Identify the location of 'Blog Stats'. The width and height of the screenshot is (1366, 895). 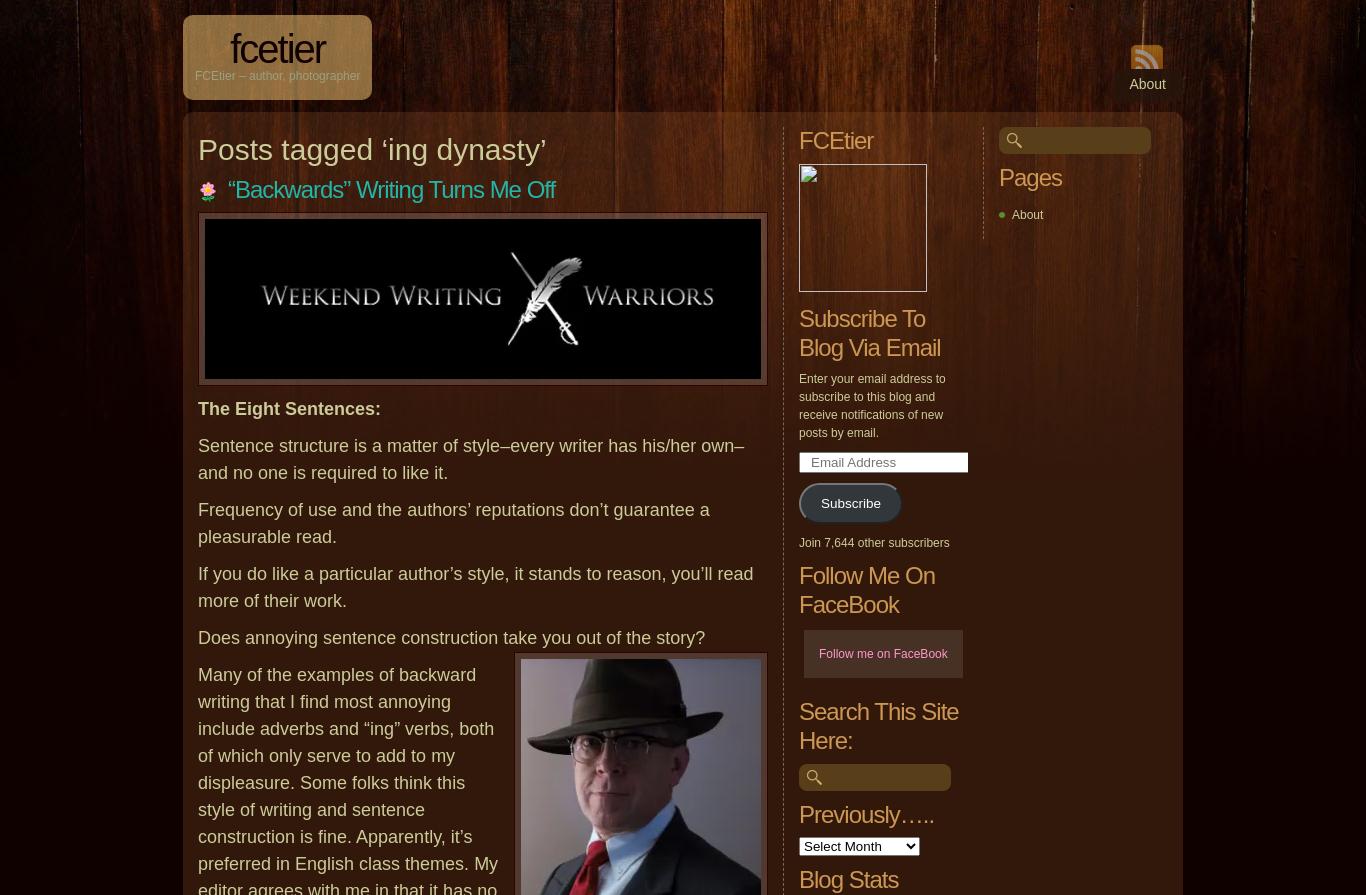
(847, 878).